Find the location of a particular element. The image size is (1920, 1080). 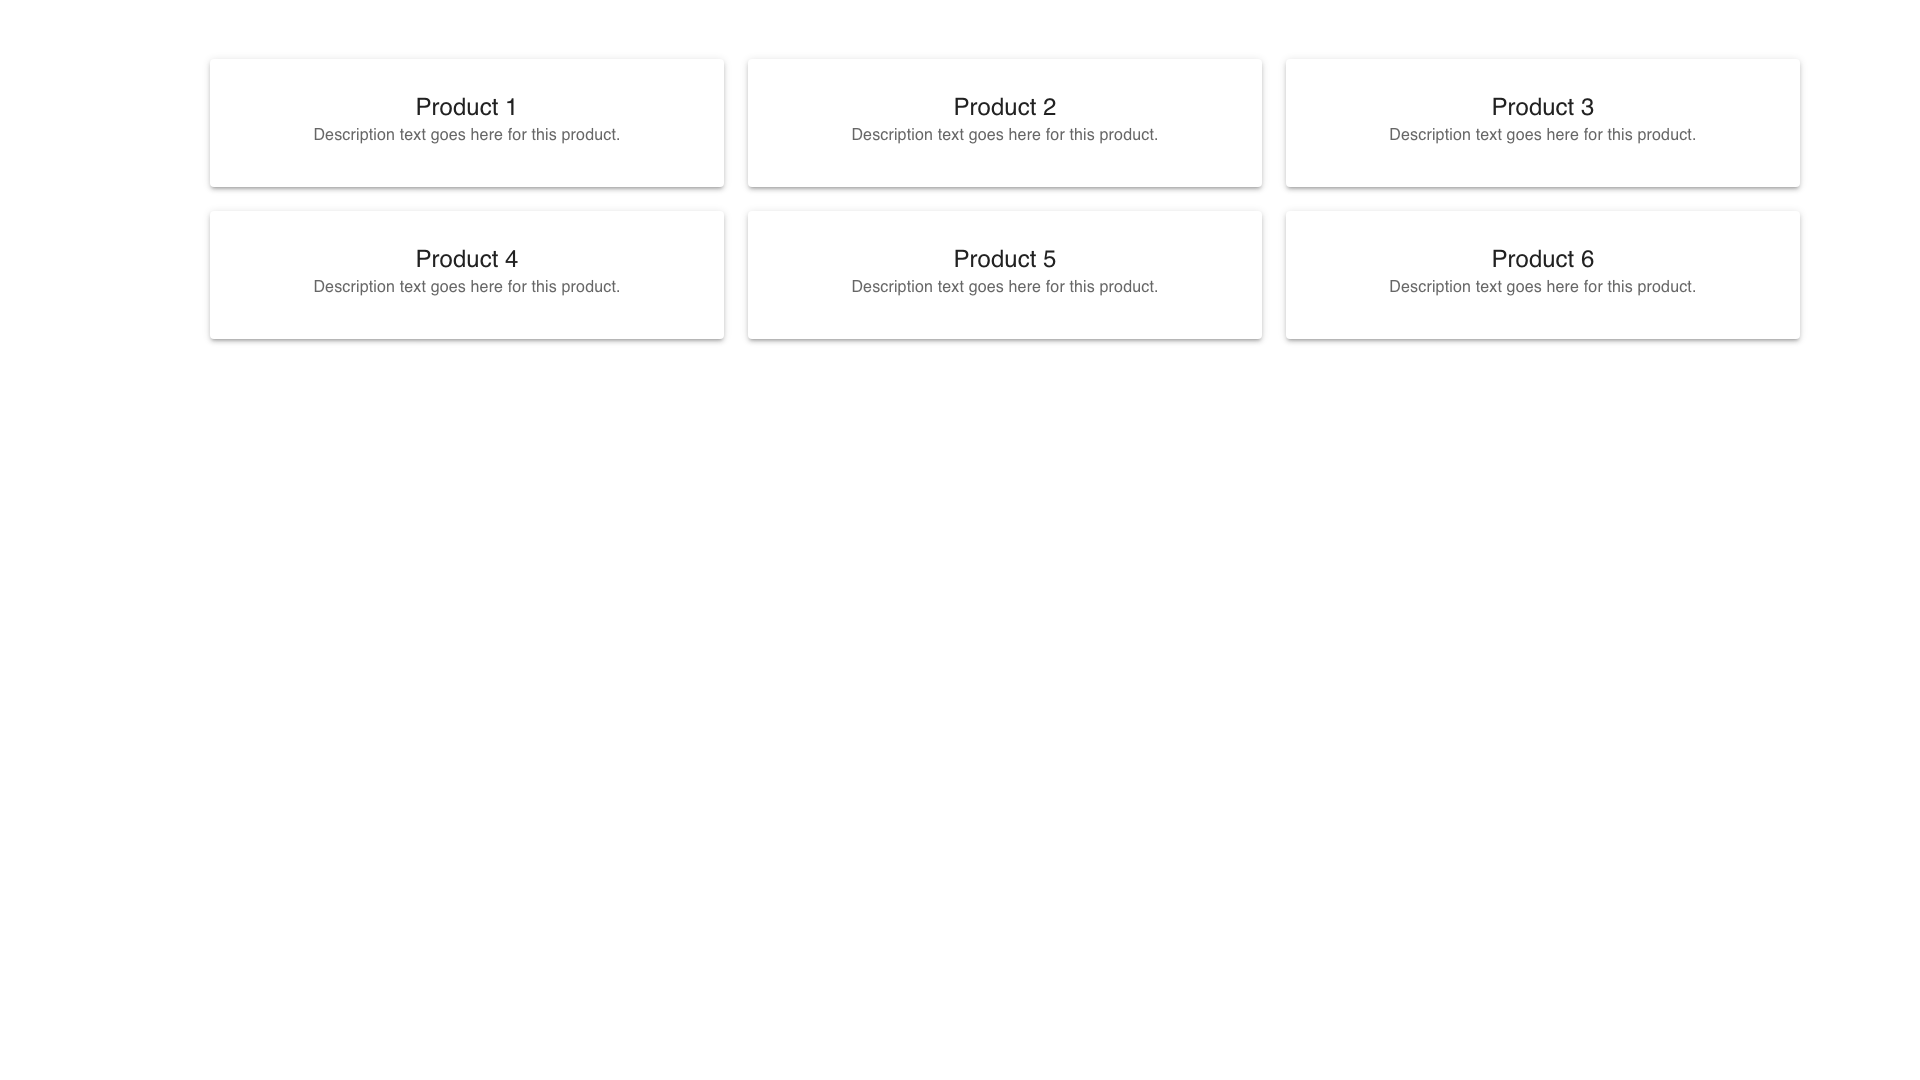

displayed title of the text label located at the top of the second card in the grid layout, which serves as the product heading is located at coordinates (465, 257).